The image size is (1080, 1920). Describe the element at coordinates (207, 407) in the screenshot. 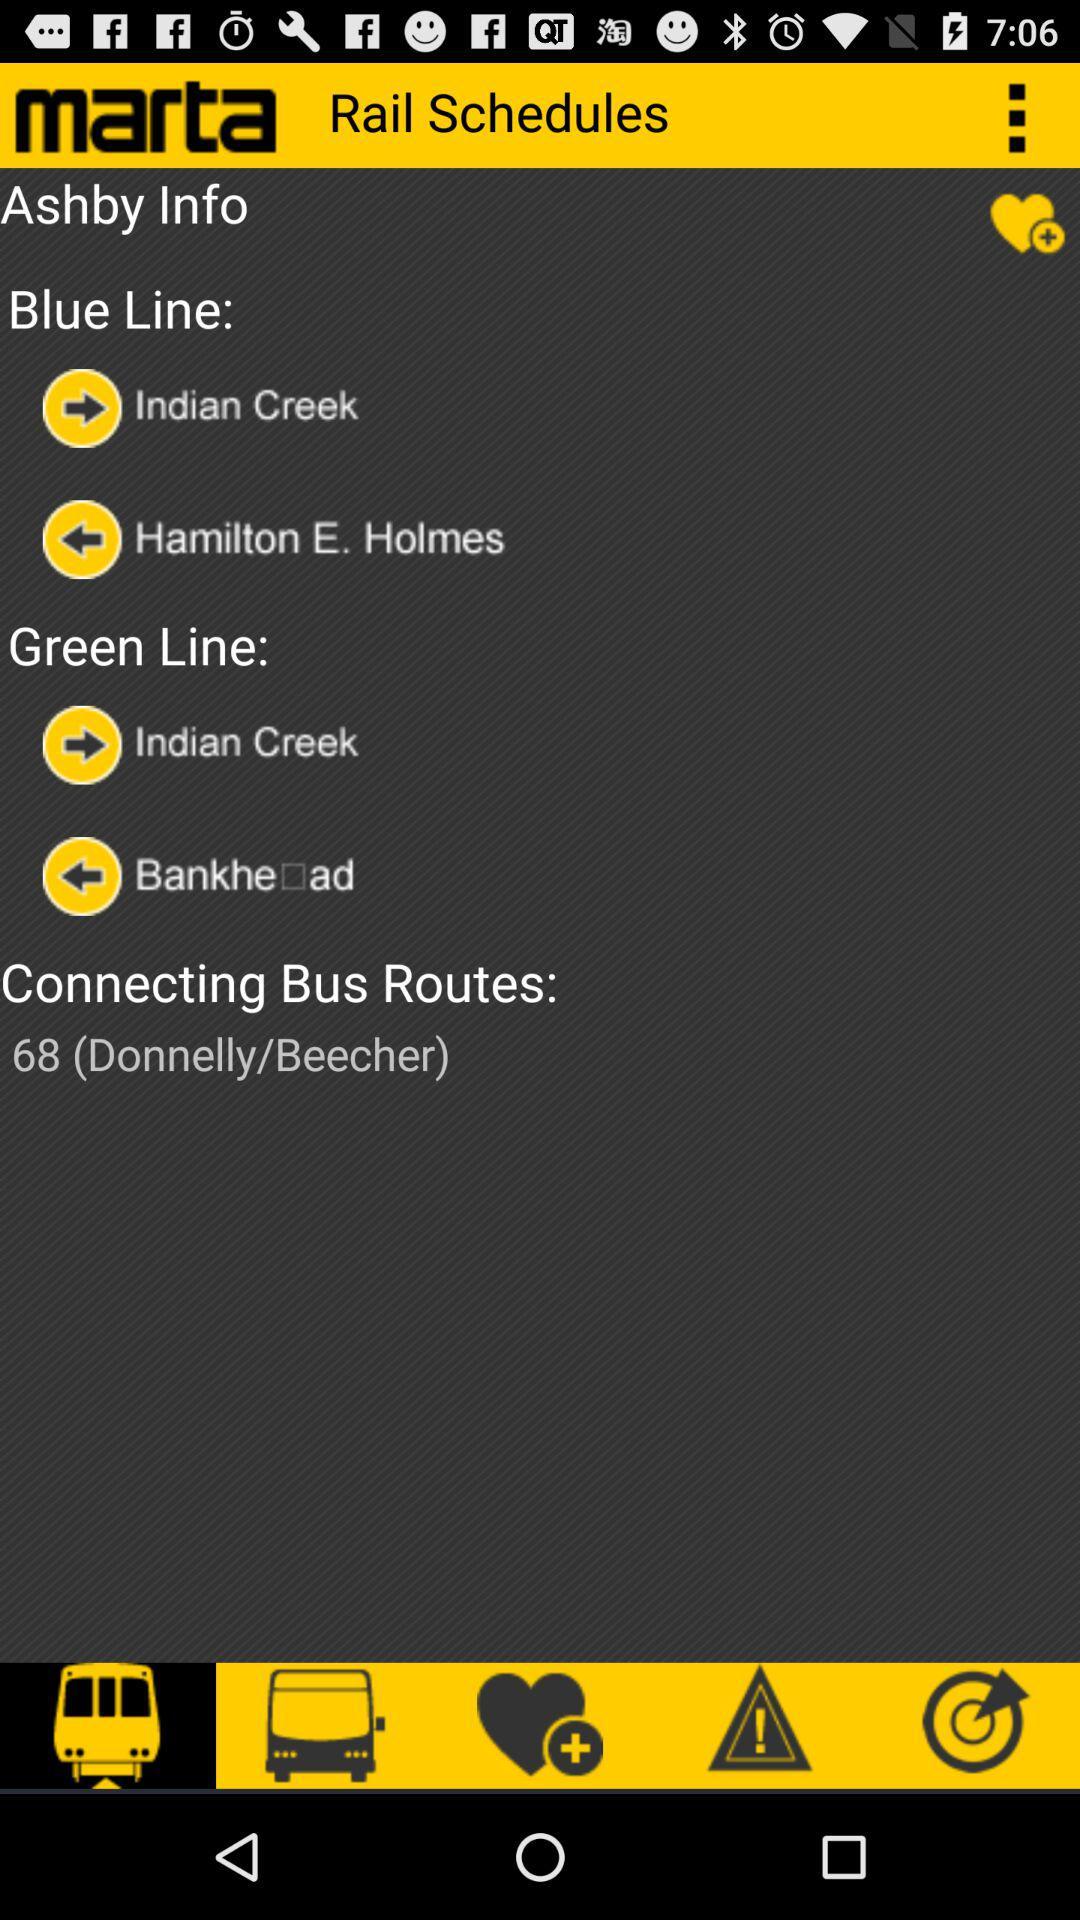

I see `choose by station` at that location.